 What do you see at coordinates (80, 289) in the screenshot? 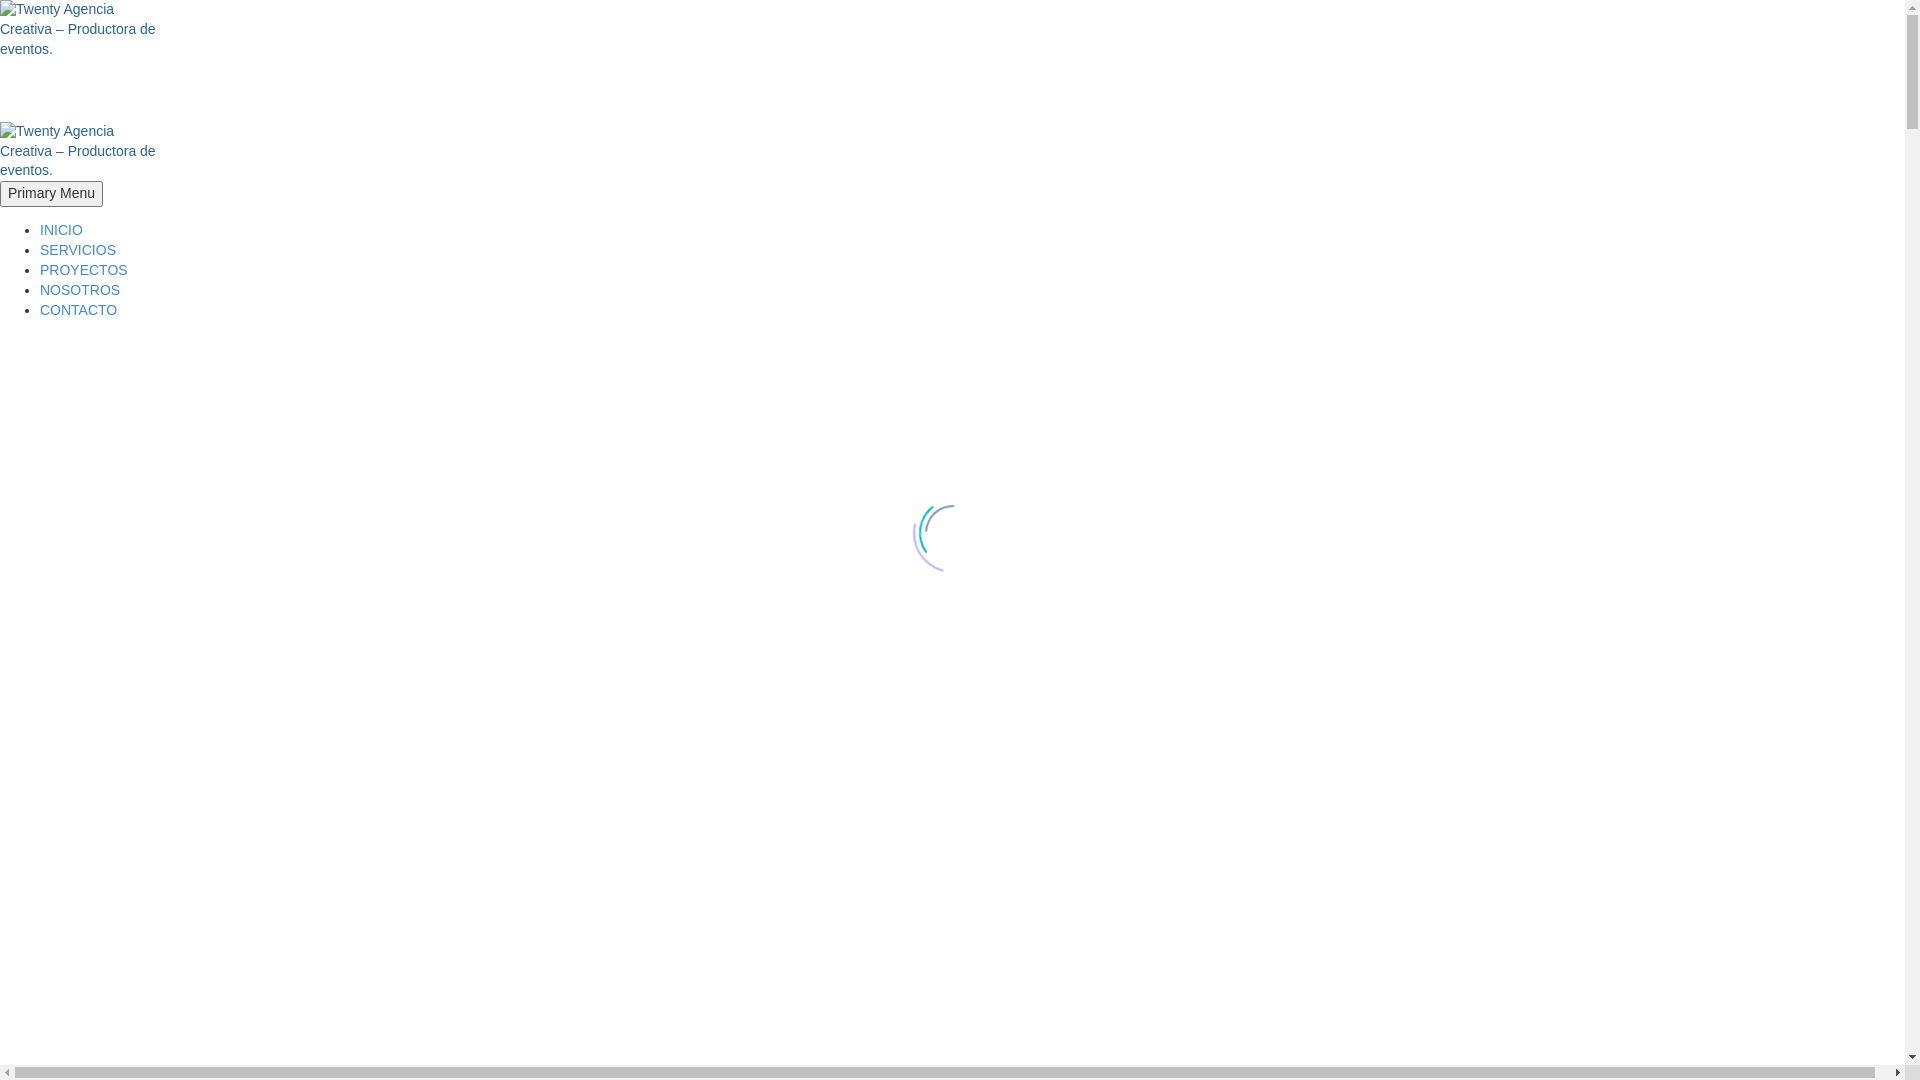
I see `'NOSOTROS'` at bounding box center [80, 289].